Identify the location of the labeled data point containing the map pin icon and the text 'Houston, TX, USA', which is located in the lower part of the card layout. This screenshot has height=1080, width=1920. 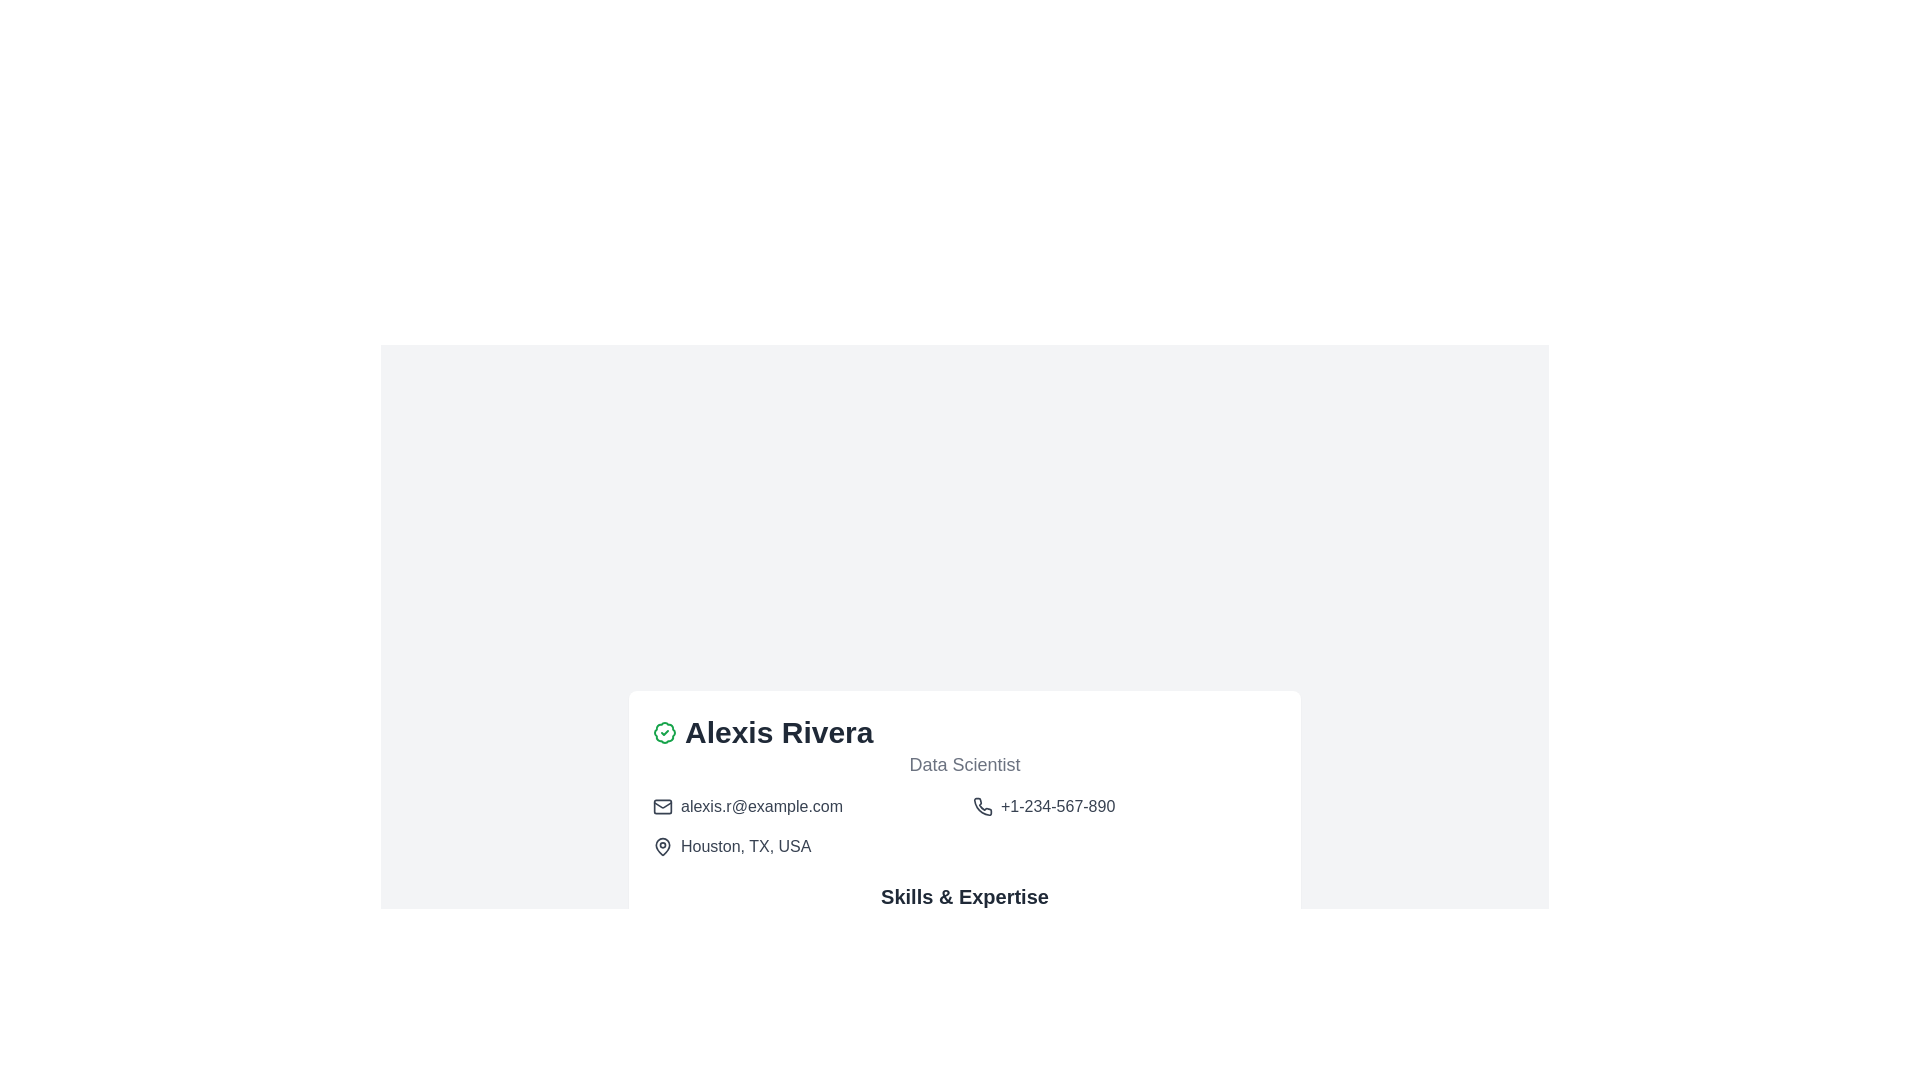
(805, 847).